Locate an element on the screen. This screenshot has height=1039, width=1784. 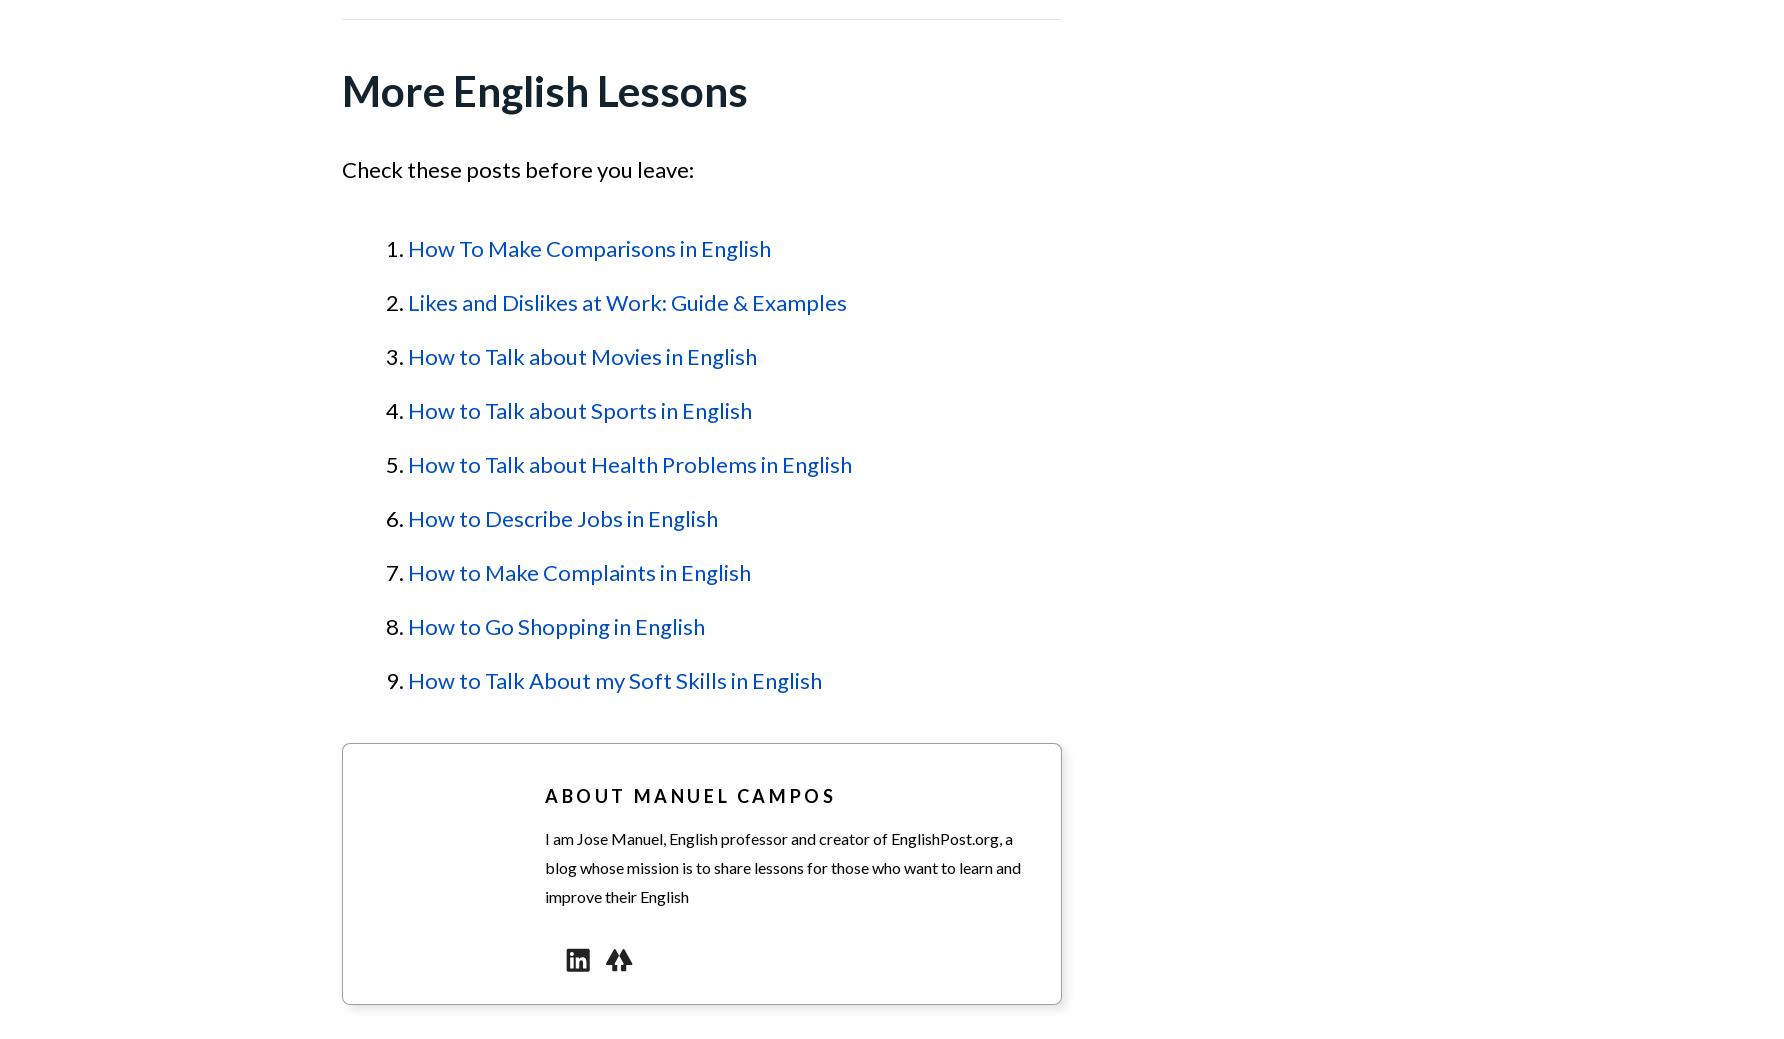
'How to Talk about Health Problems in English' is located at coordinates (628, 463).